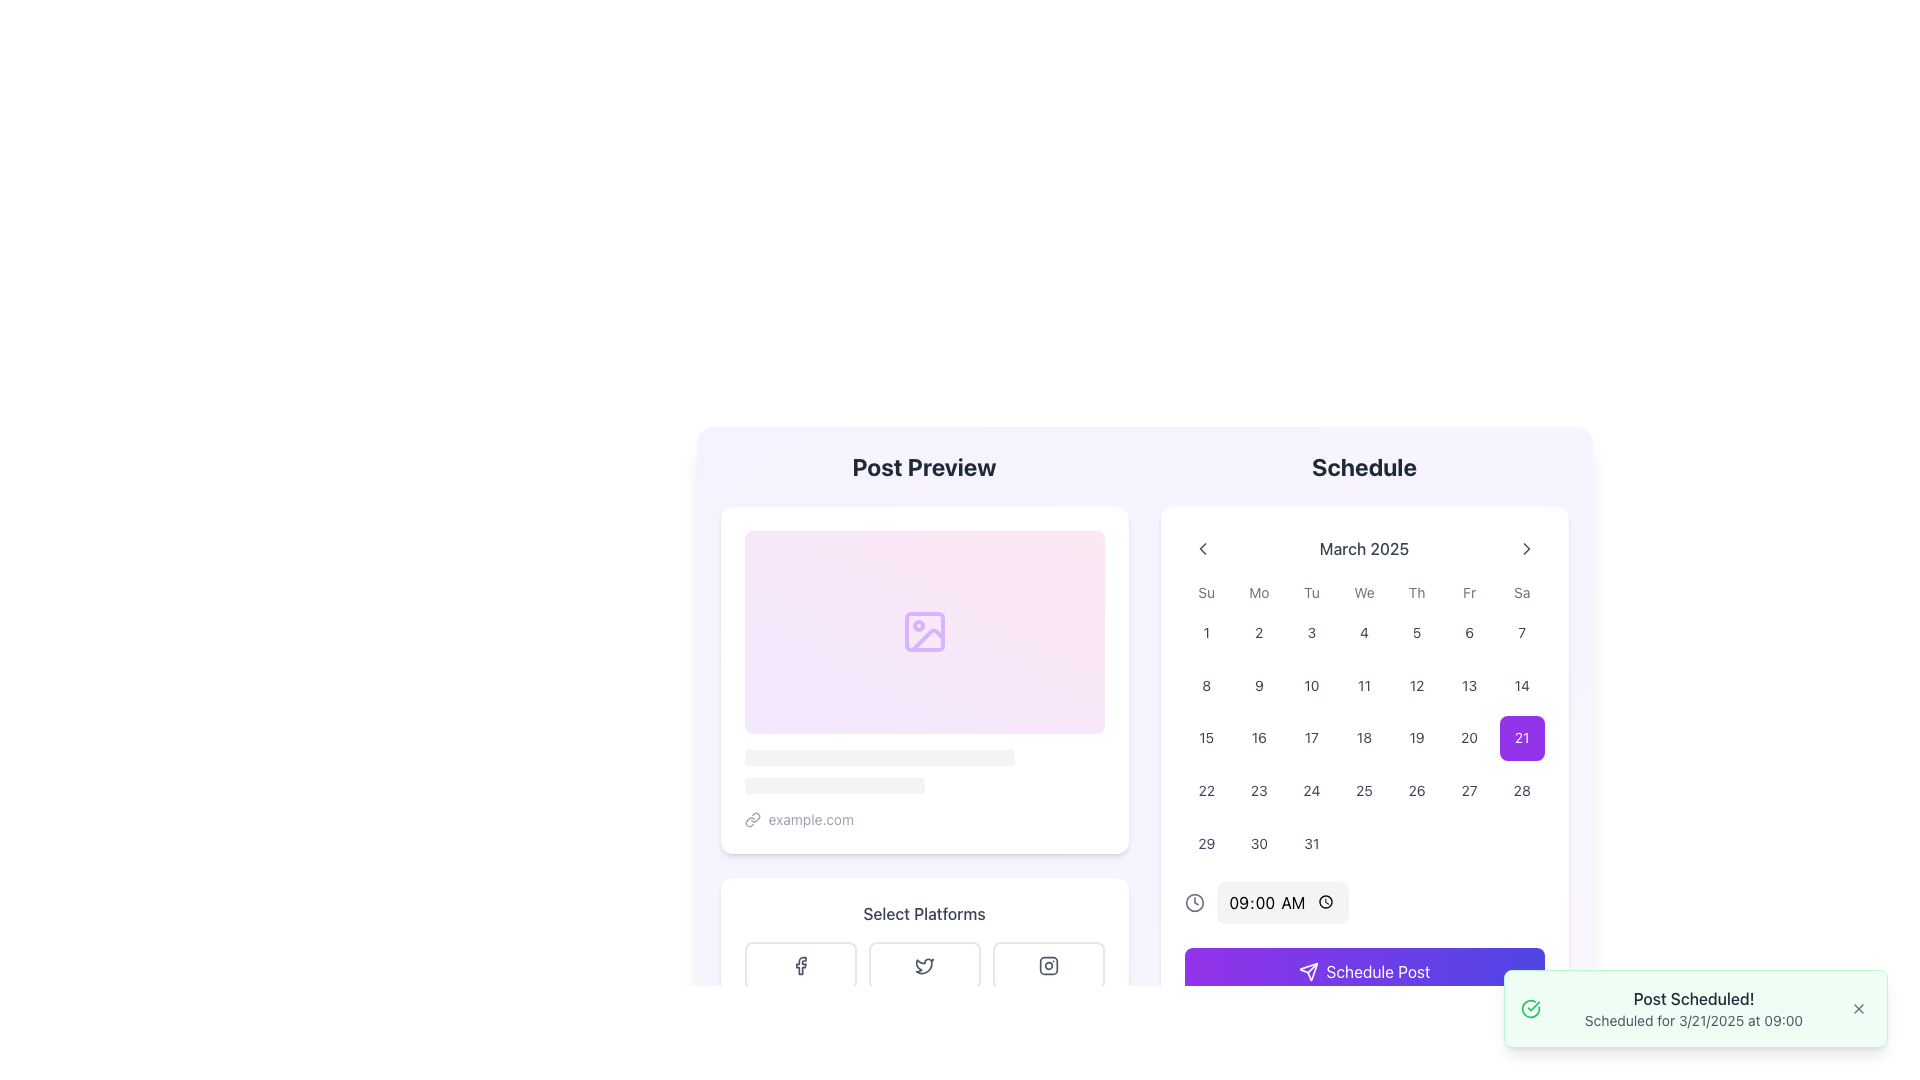 The image size is (1920, 1080). What do you see at coordinates (1201, 548) in the screenshot?
I see `the leftward-facing chevron arrow icon, which is styled with rounded edges and located within a small interactive box in the top-left corner of the schedule section, to trigger the hover effect` at bounding box center [1201, 548].